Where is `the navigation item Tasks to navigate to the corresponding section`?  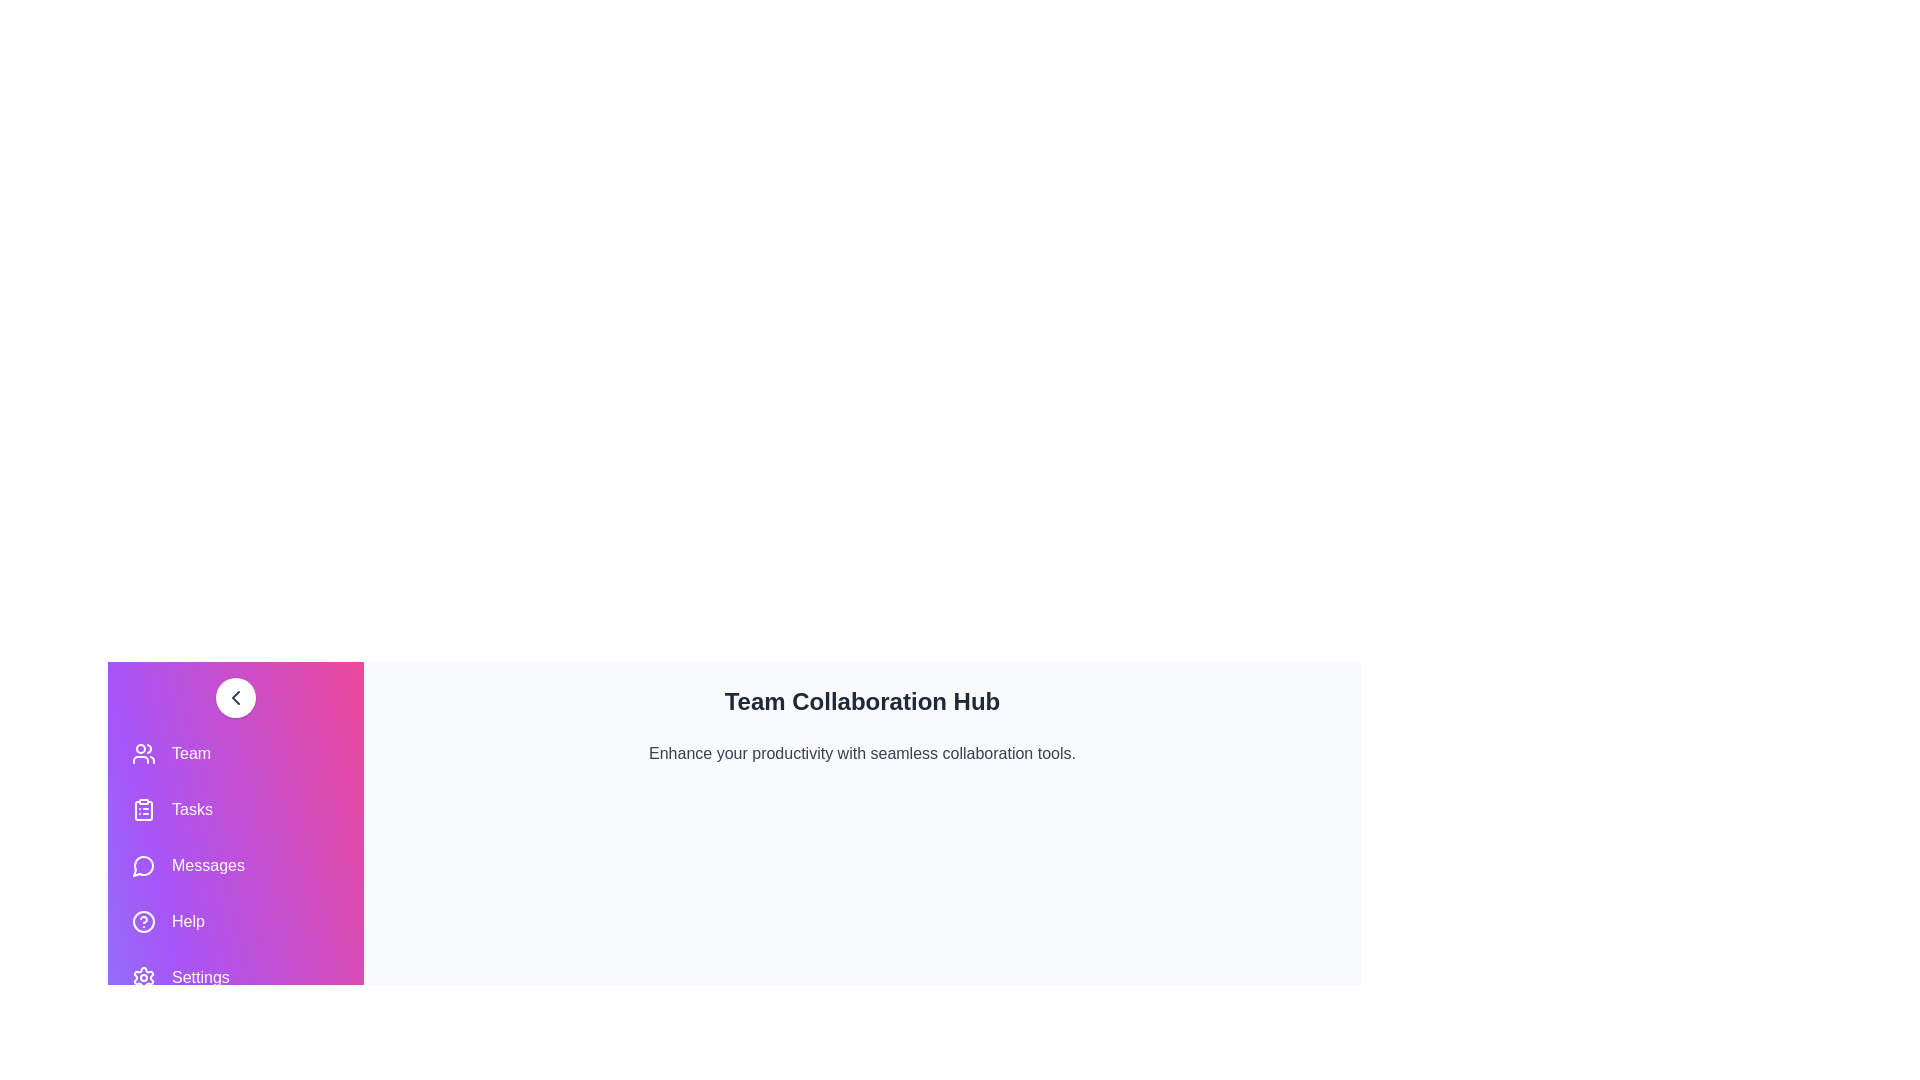
the navigation item Tasks to navigate to the corresponding section is located at coordinates (235, 810).